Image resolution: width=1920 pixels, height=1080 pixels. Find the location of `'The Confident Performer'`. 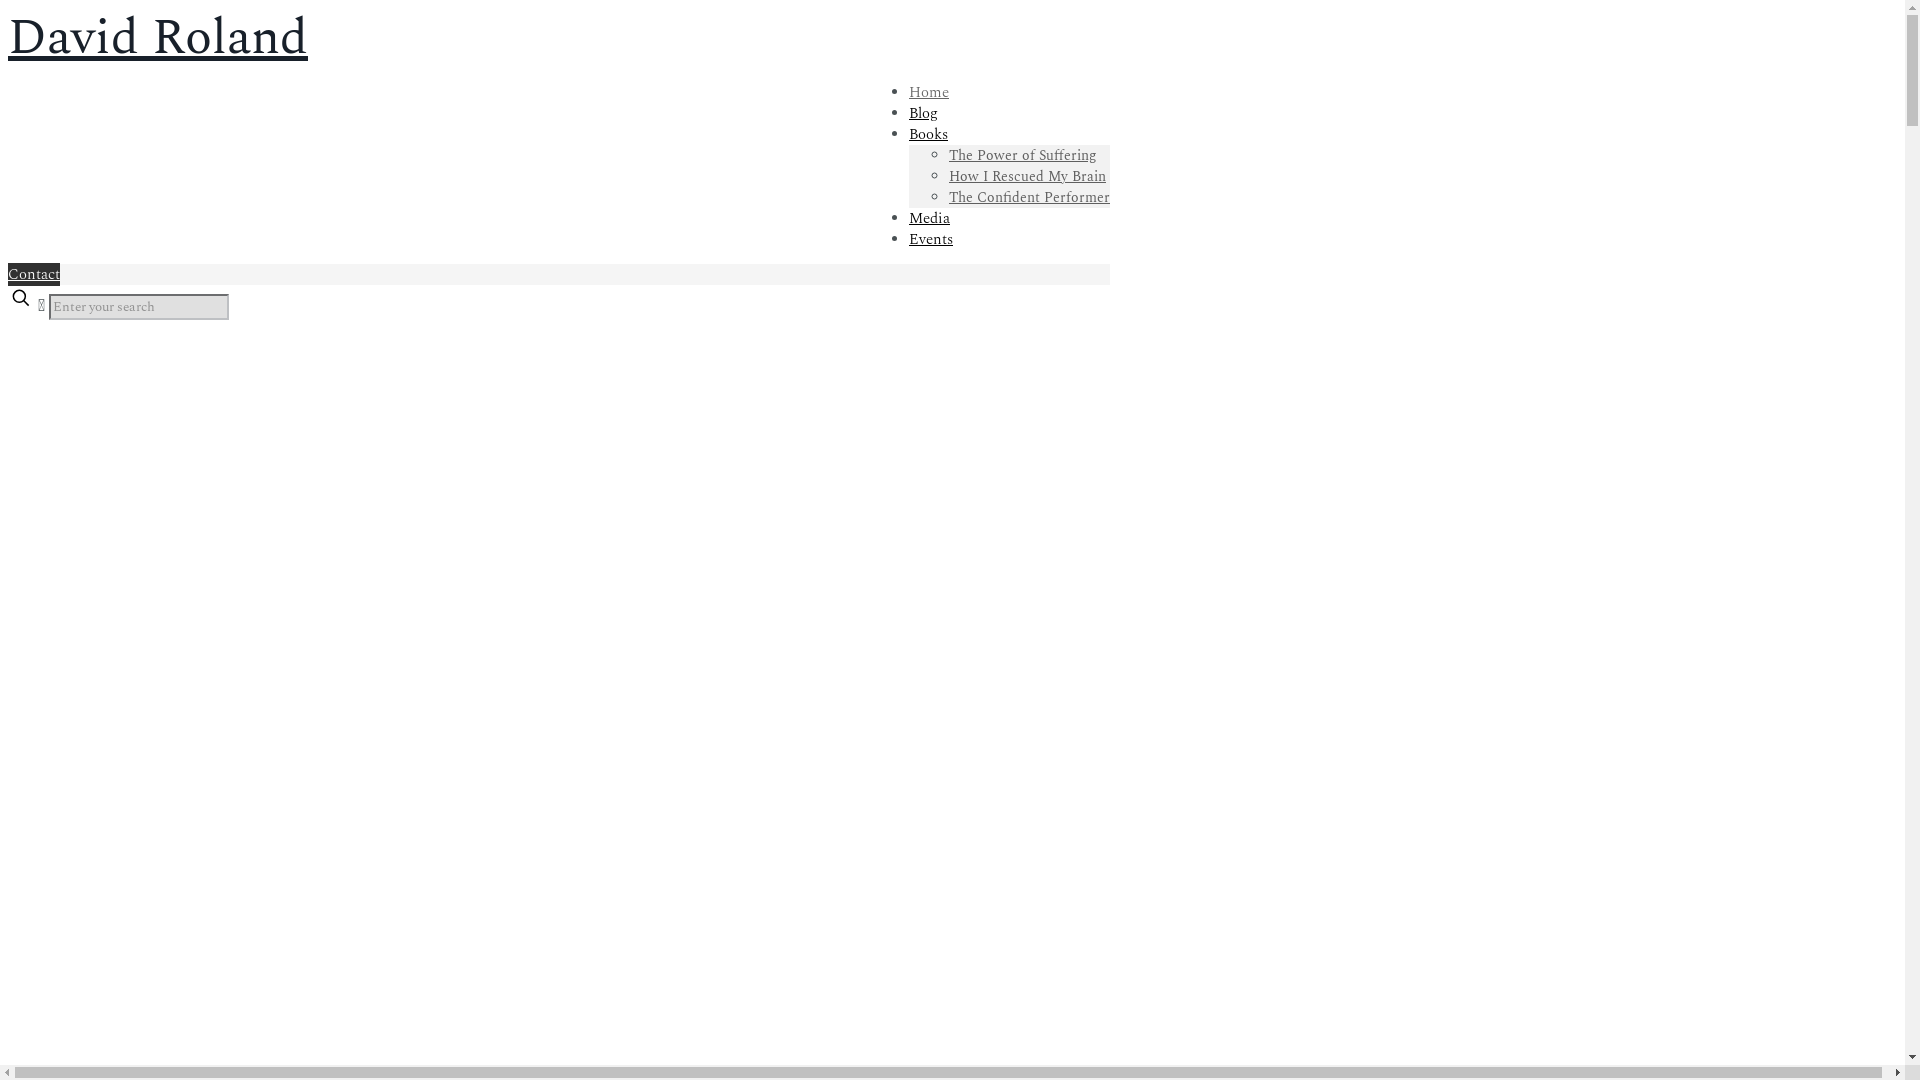

'The Confident Performer' is located at coordinates (1029, 197).